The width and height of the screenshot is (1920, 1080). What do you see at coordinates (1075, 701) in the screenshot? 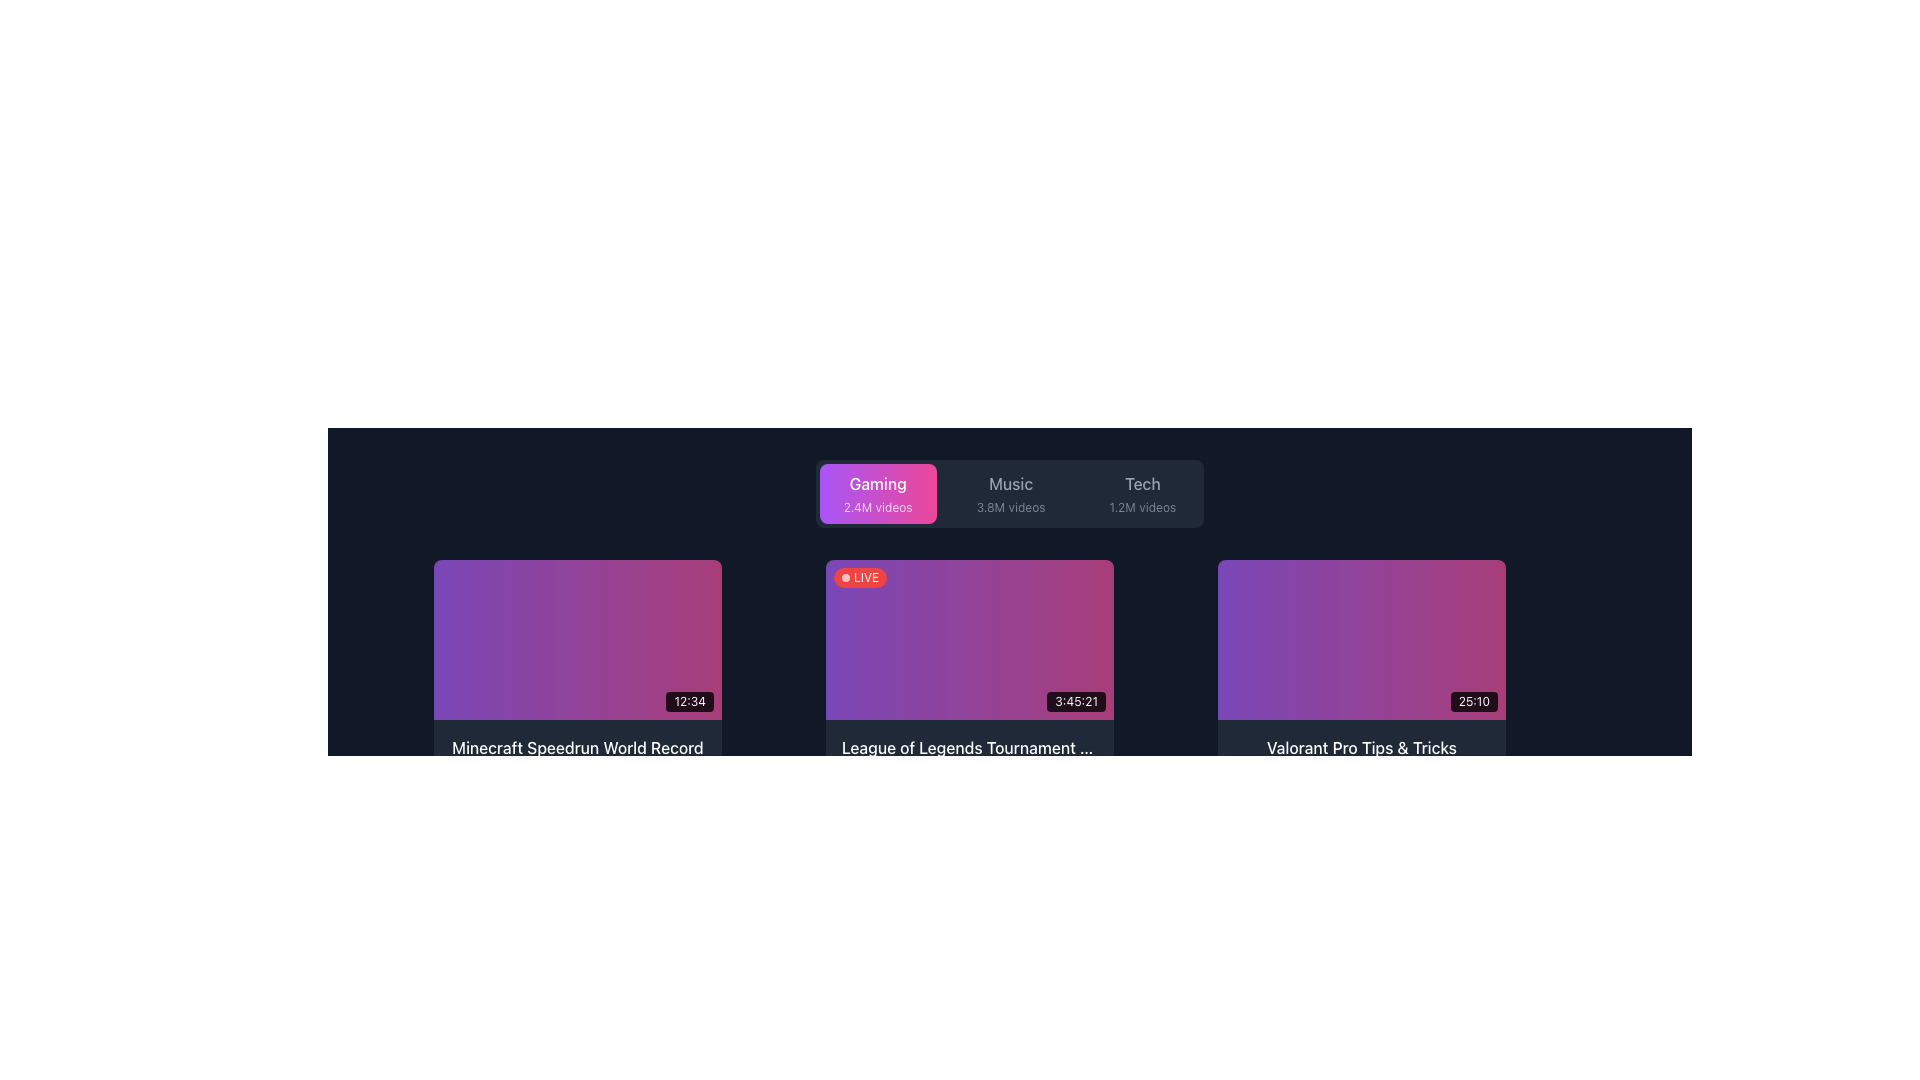
I see `the timestamp displayed in the bold white font on a solid black background, located in the bottom-right corner of the middle card in the row of three cards` at bounding box center [1075, 701].